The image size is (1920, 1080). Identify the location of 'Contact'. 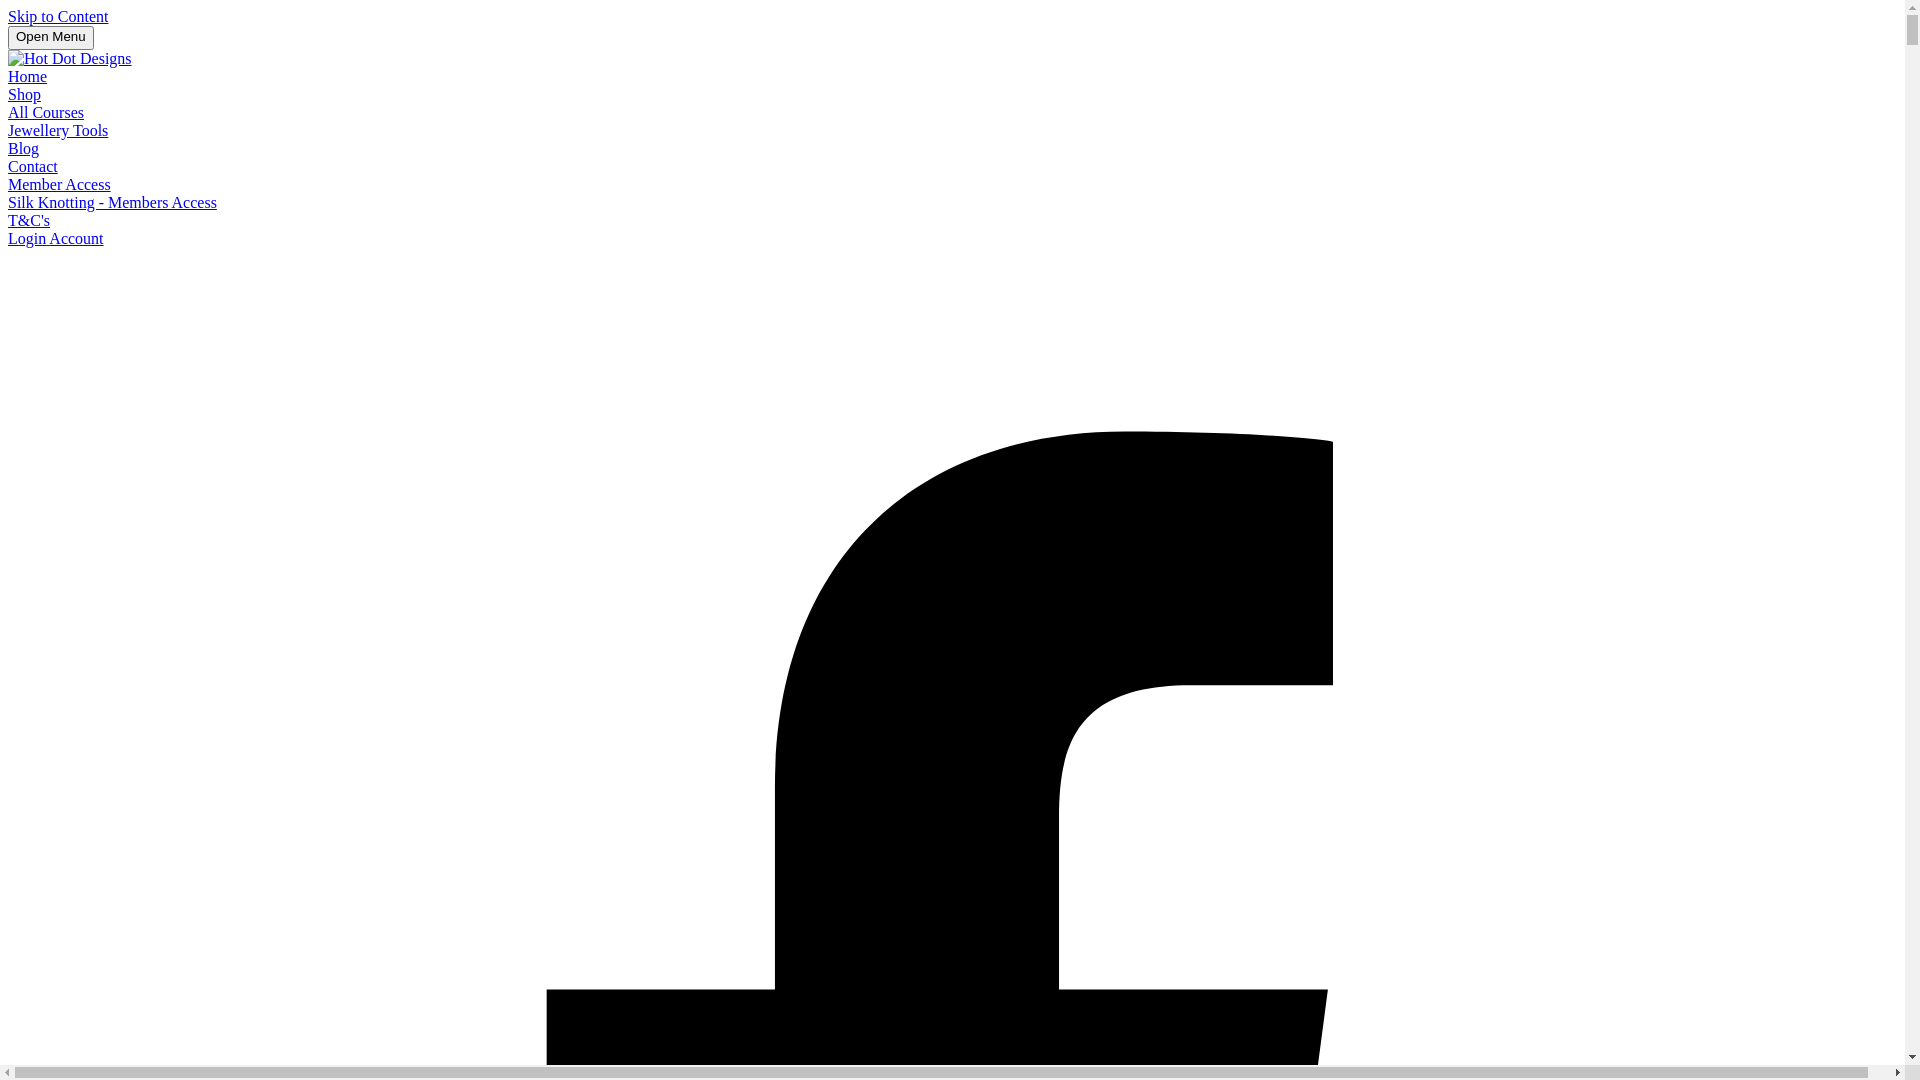
(33, 165).